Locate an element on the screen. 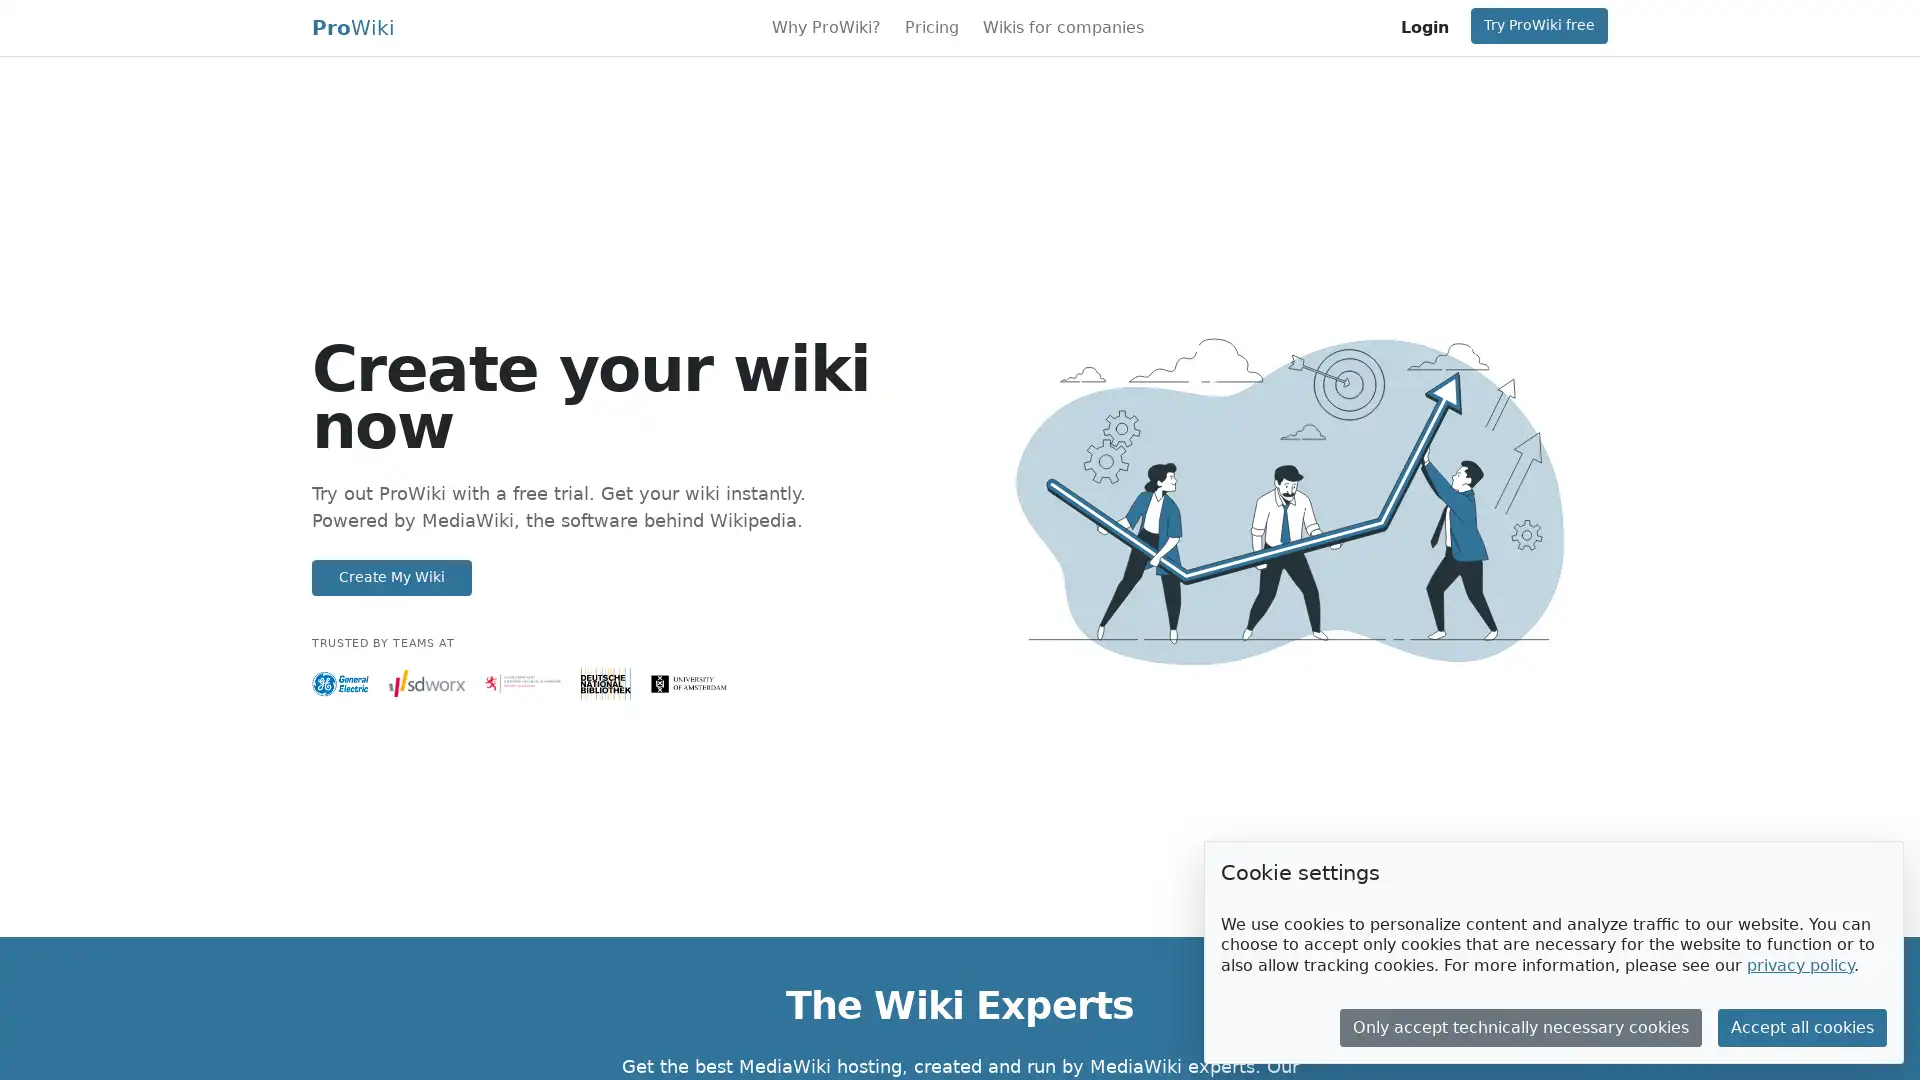 This screenshot has height=1080, width=1920. Only accept technically necessary cookies is located at coordinates (1520, 1028).